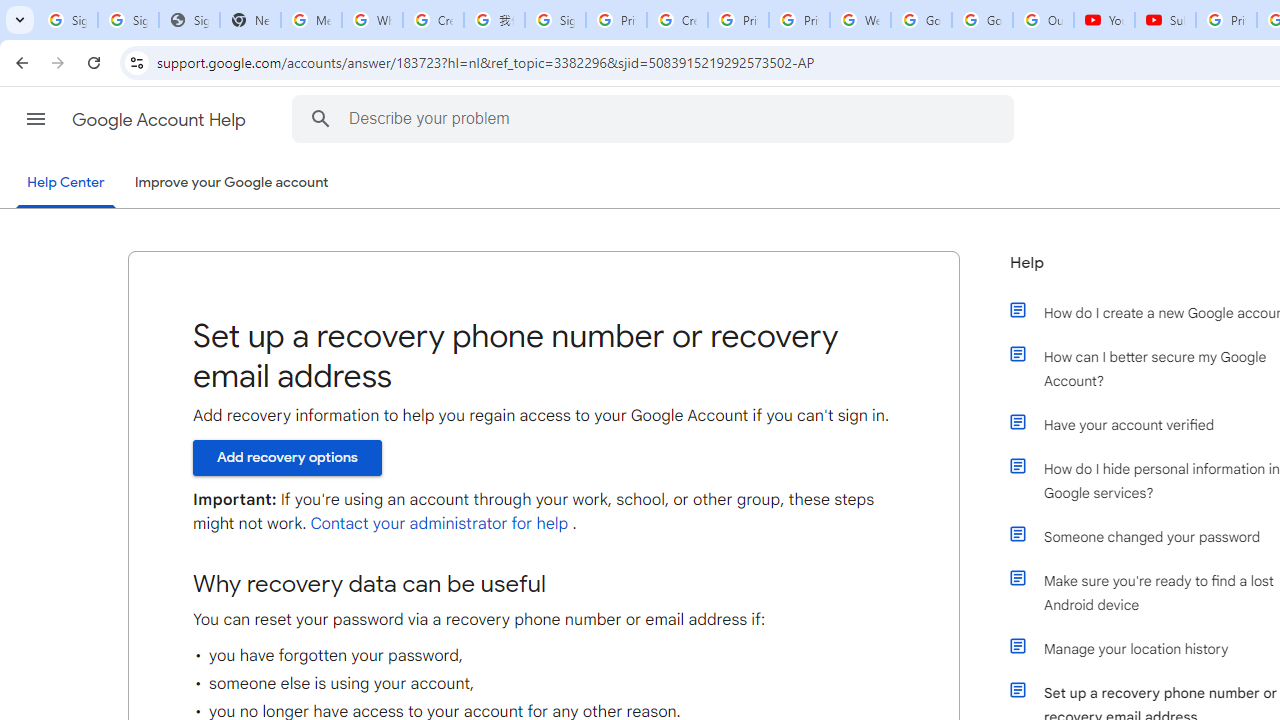  I want to click on 'Help Center', so click(65, 183).